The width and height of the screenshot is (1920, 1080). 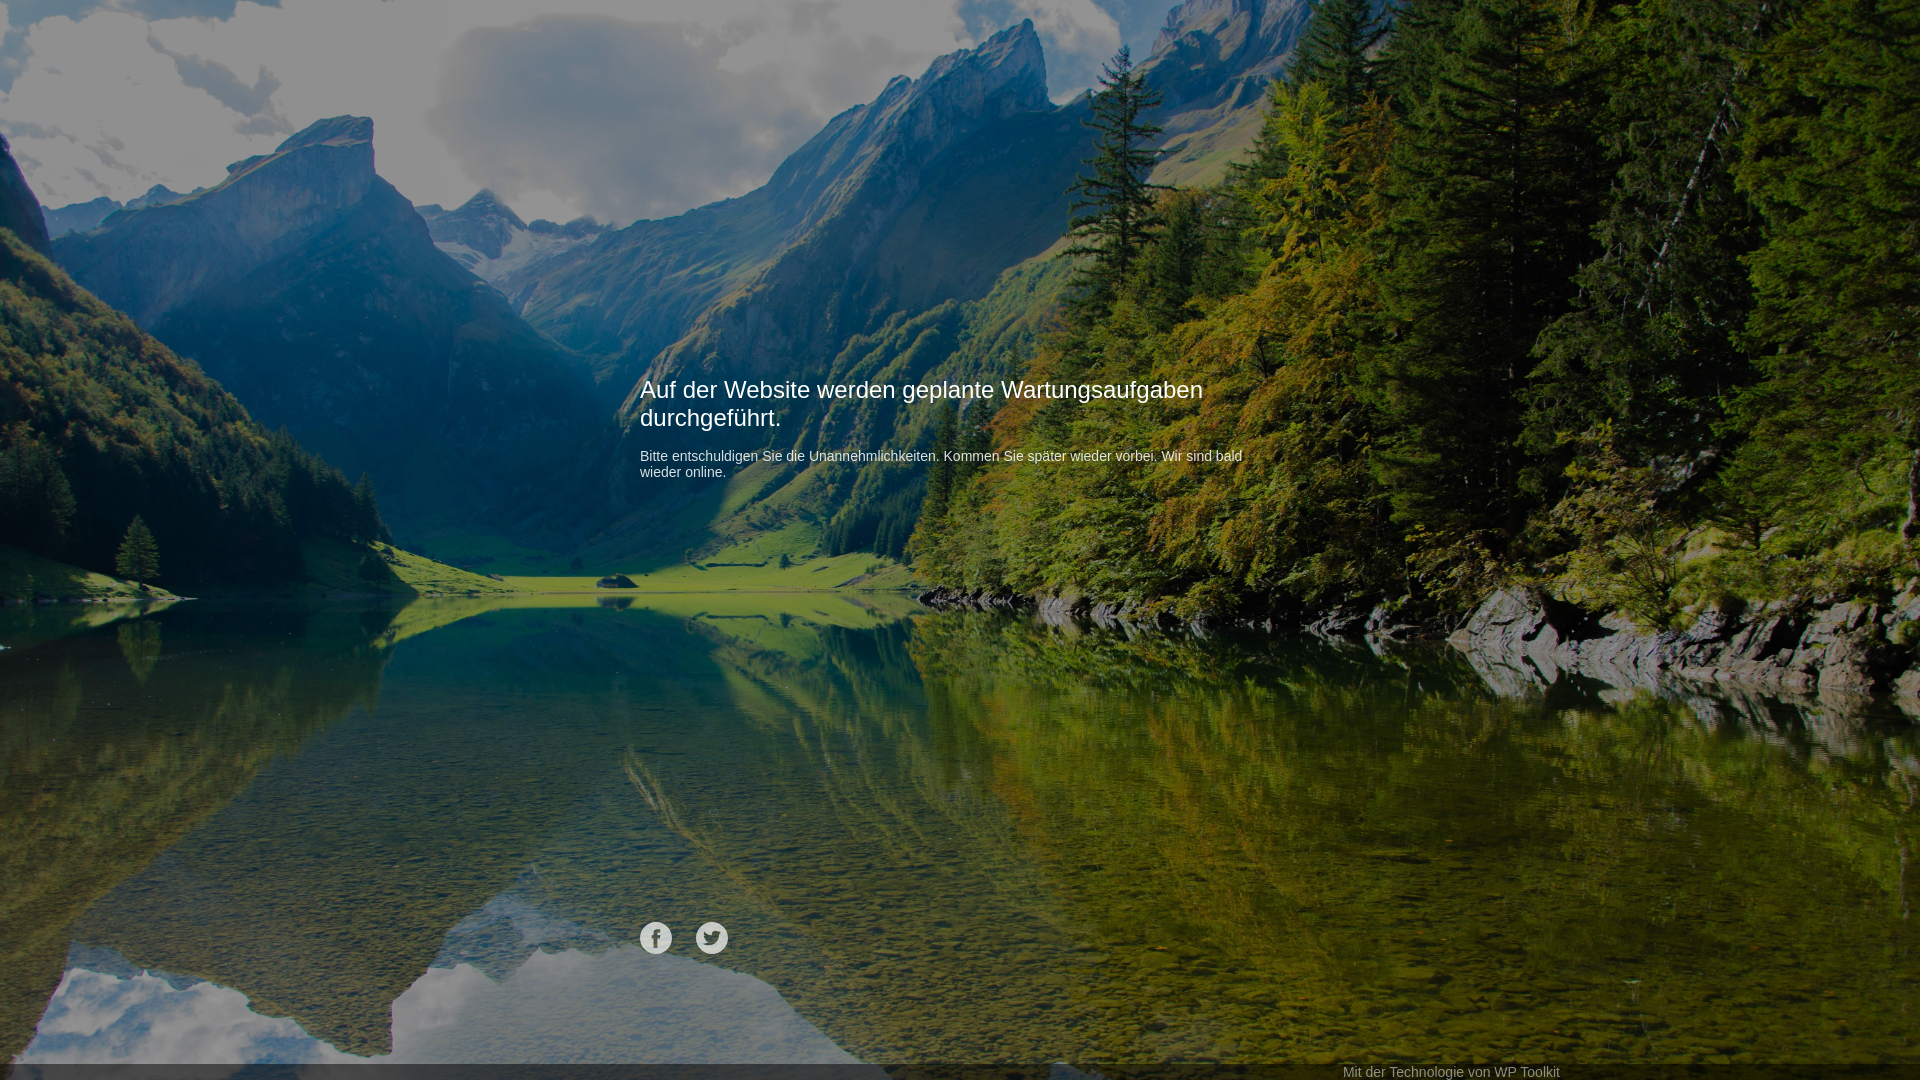 What do you see at coordinates (656, 937) in the screenshot?
I see `'Facebook'` at bounding box center [656, 937].